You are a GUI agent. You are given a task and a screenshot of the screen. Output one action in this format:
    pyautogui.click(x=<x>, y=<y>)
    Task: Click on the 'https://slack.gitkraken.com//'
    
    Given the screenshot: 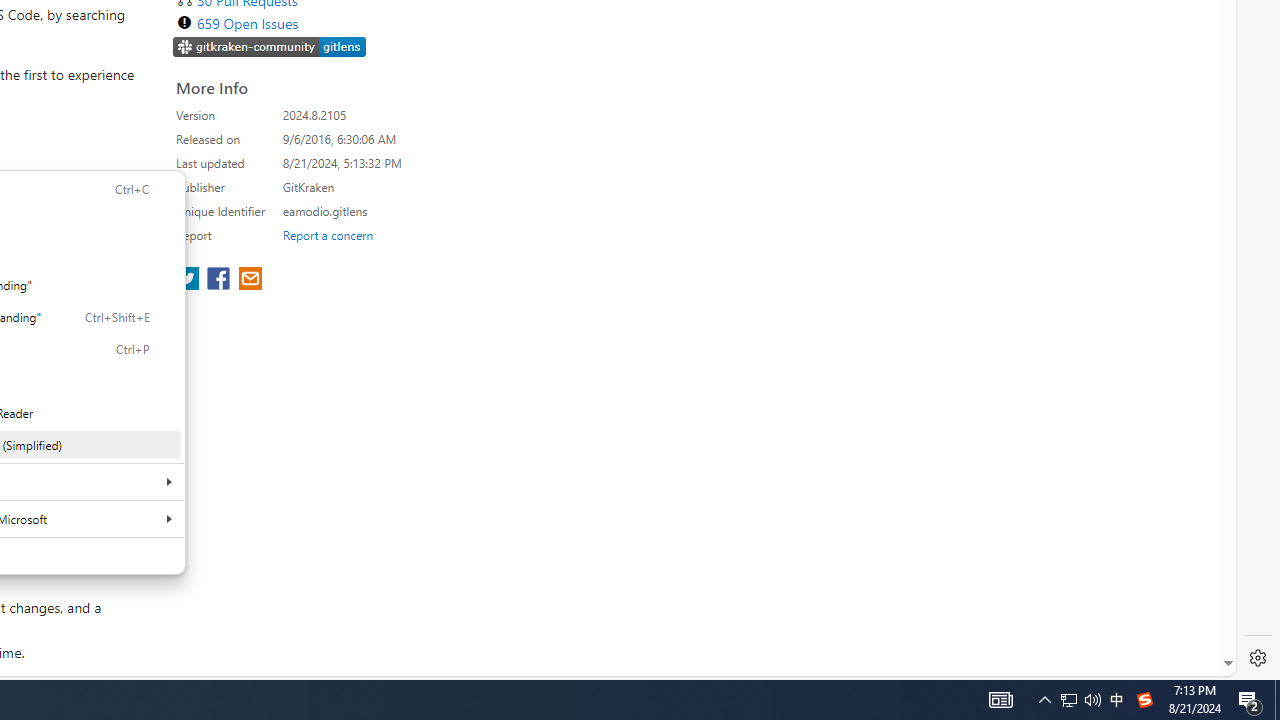 What is the action you would take?
    pyautogui.click(x=269, y=47)
    